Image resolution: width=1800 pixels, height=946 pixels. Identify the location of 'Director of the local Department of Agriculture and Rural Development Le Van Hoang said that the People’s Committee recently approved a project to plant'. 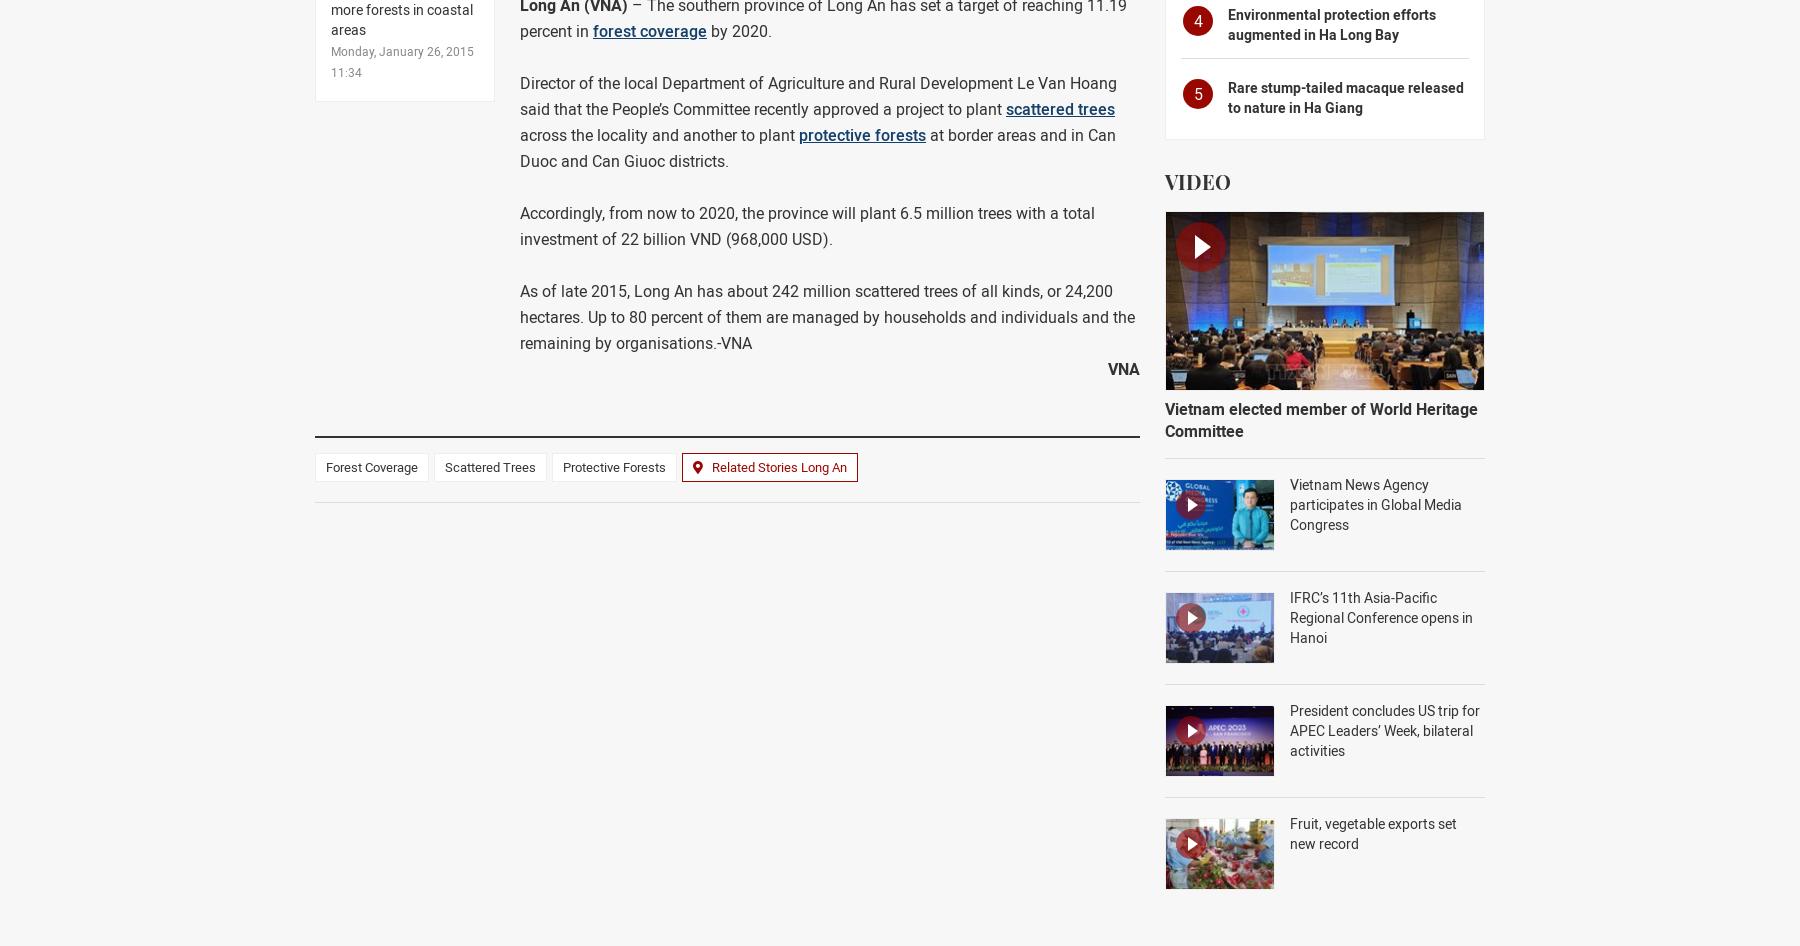
(818, 94).